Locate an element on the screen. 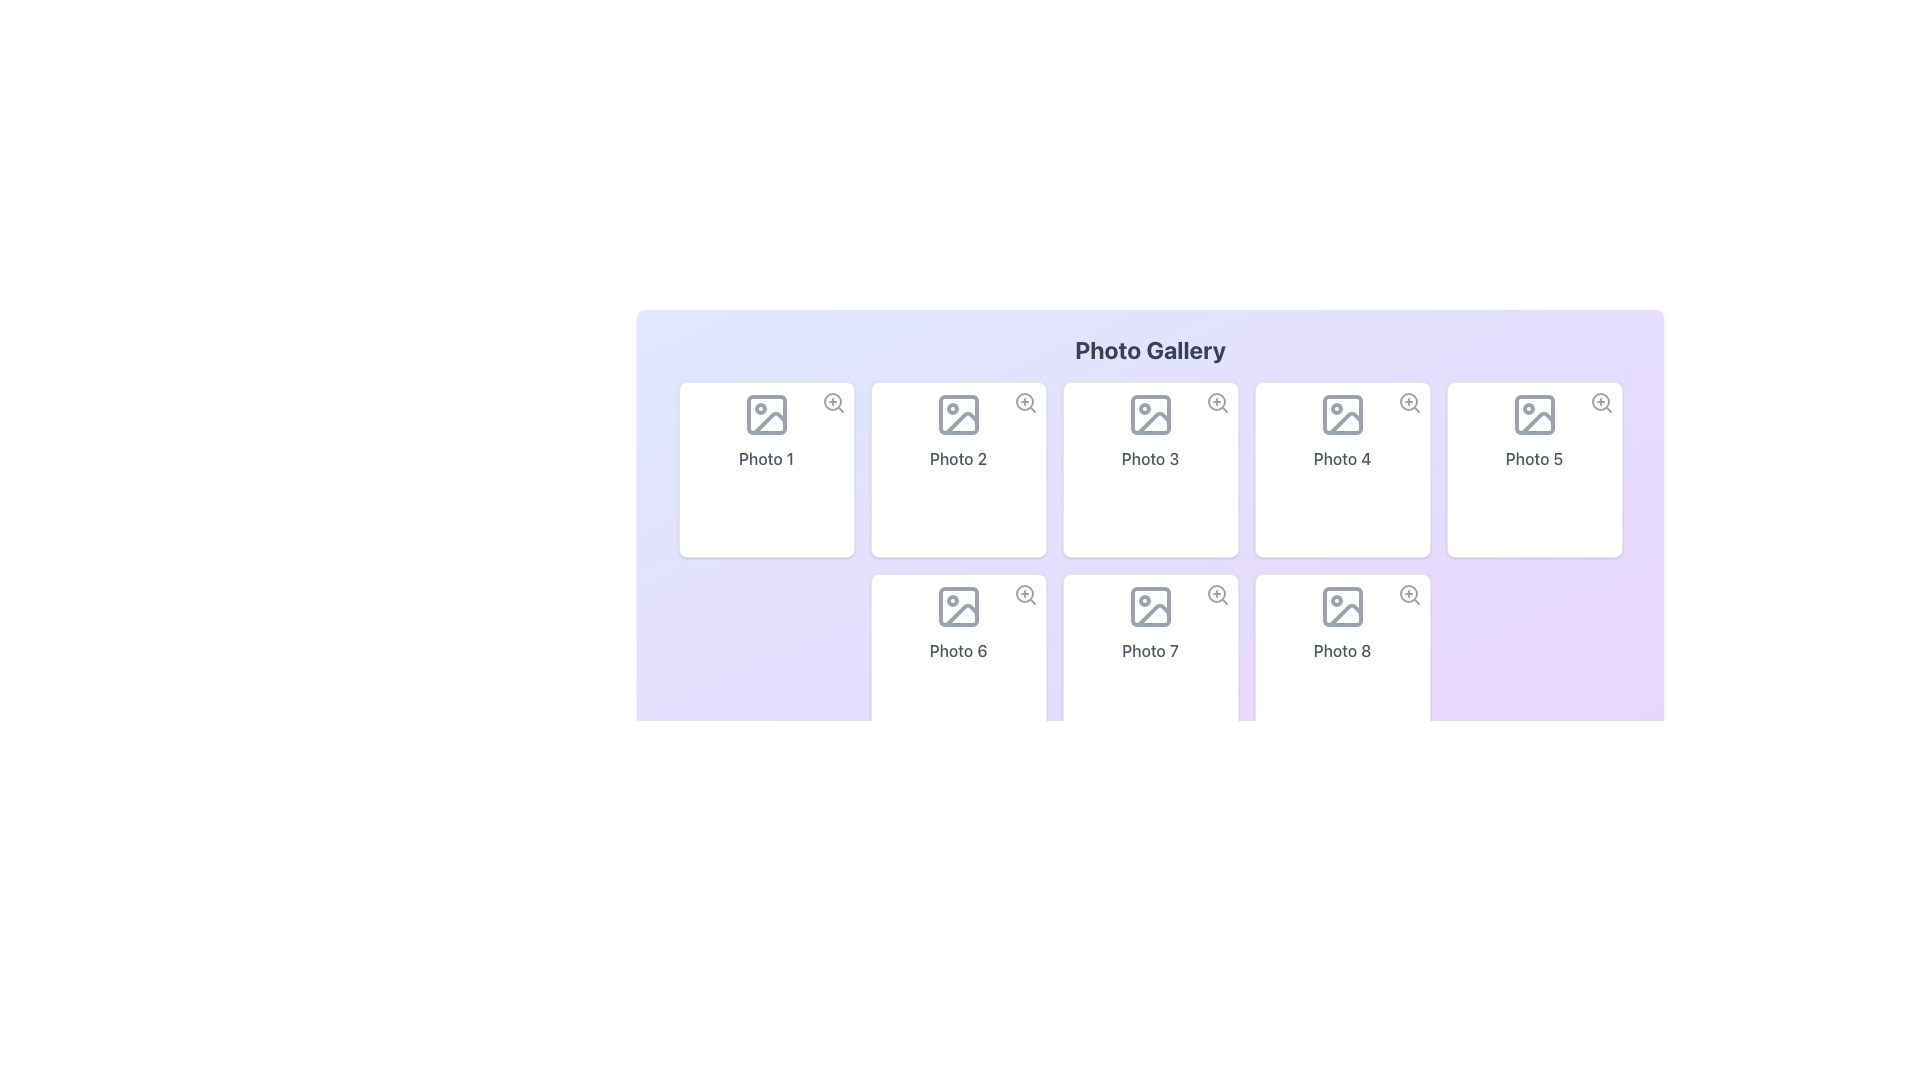 Image resolution: width=1920 pixels, height=1080 pixels. the text label displaying 'Photo 4' in medium gray font, located in the top row, fourth position of the photo gallery grid is located at coordinates (1342, 459).